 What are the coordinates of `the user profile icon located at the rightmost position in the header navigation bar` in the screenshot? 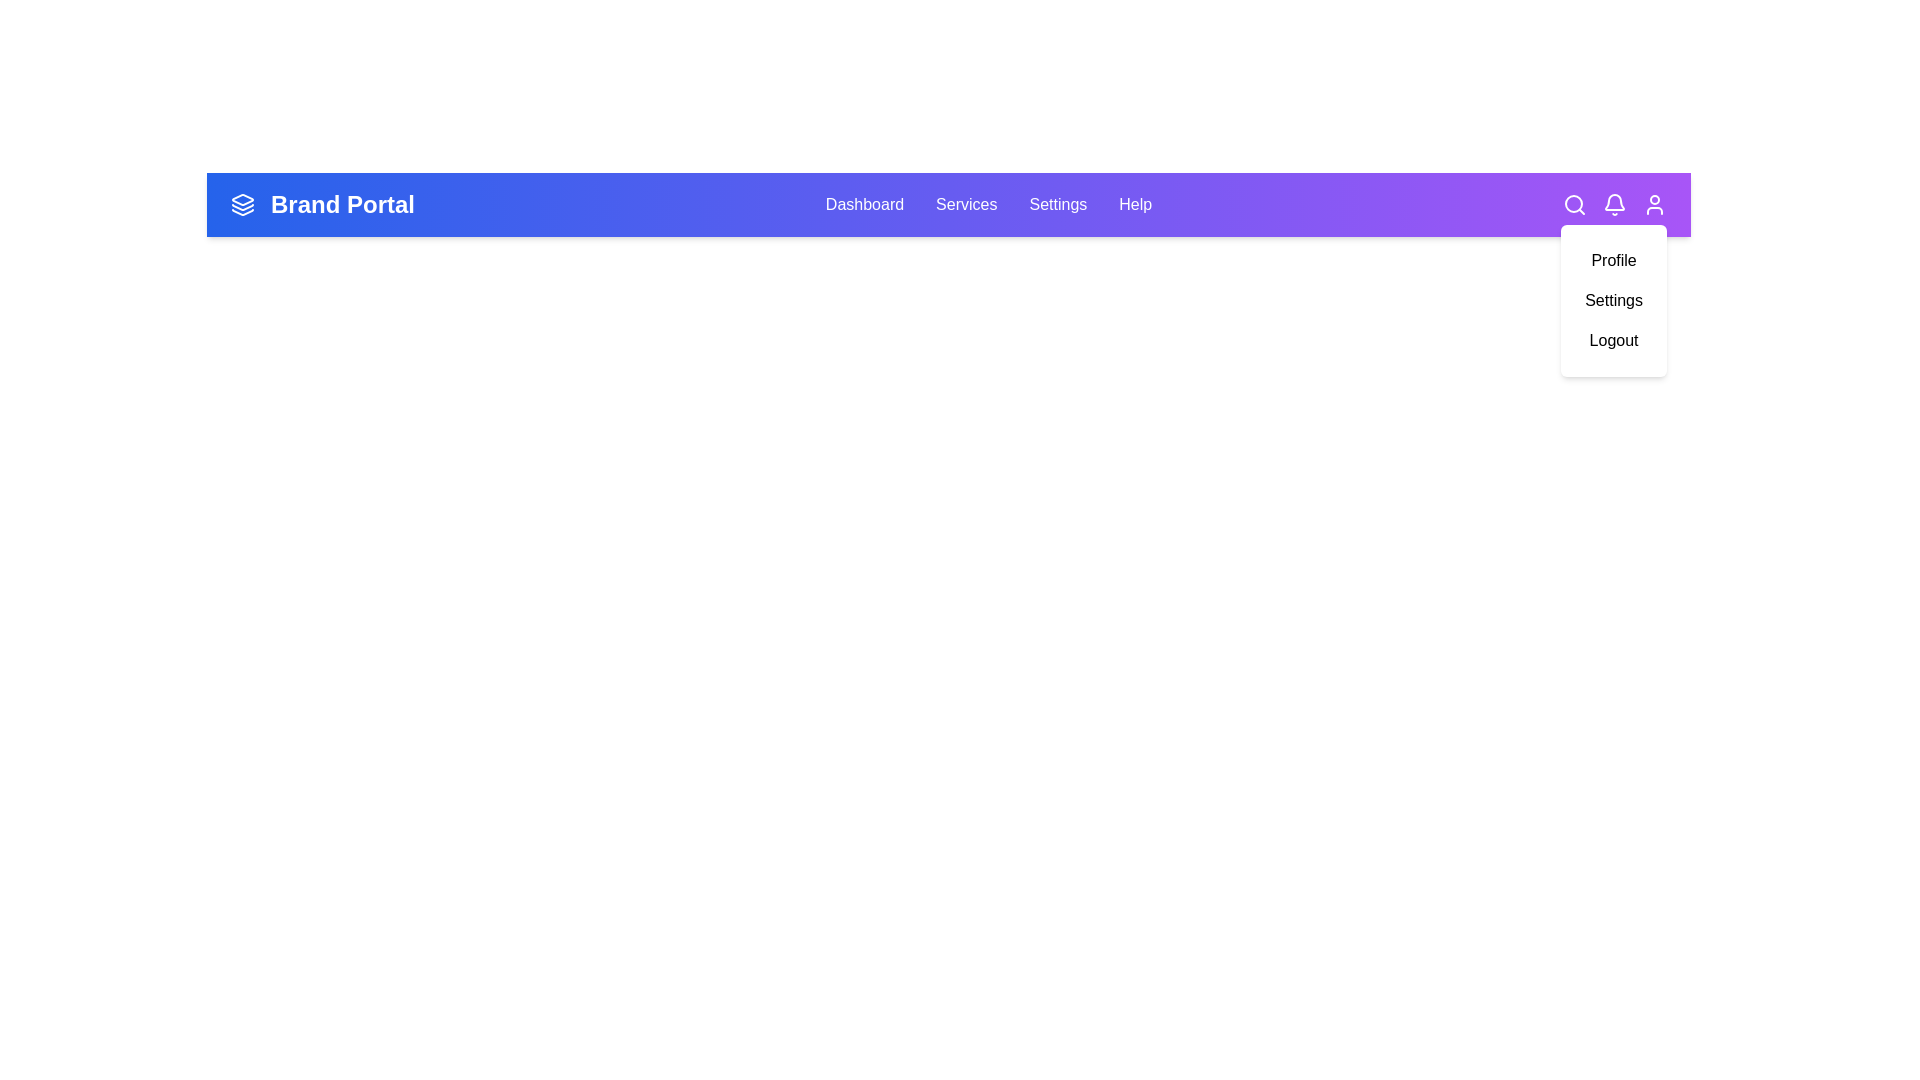 It's located at (1655, 204).